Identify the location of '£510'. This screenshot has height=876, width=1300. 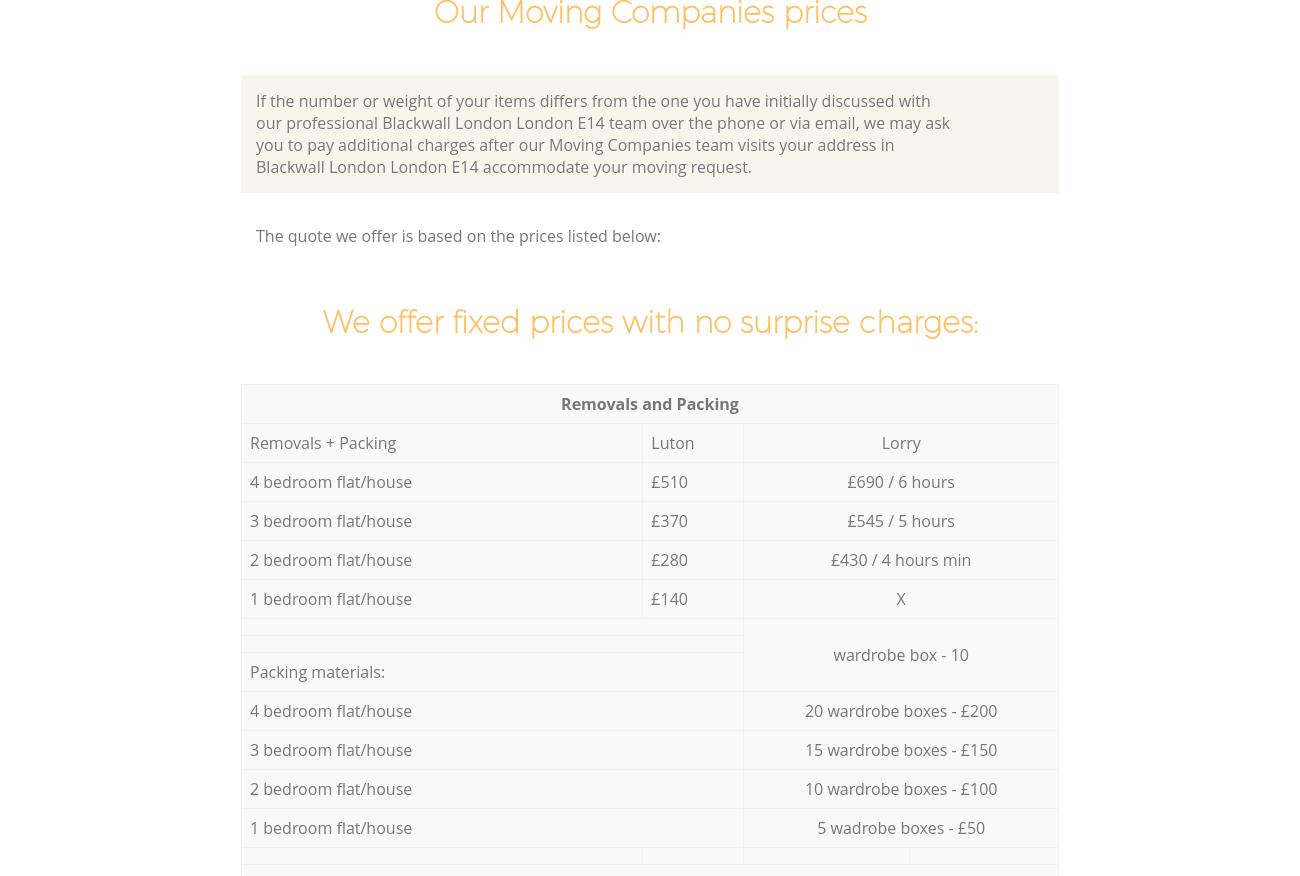
(667, 480).